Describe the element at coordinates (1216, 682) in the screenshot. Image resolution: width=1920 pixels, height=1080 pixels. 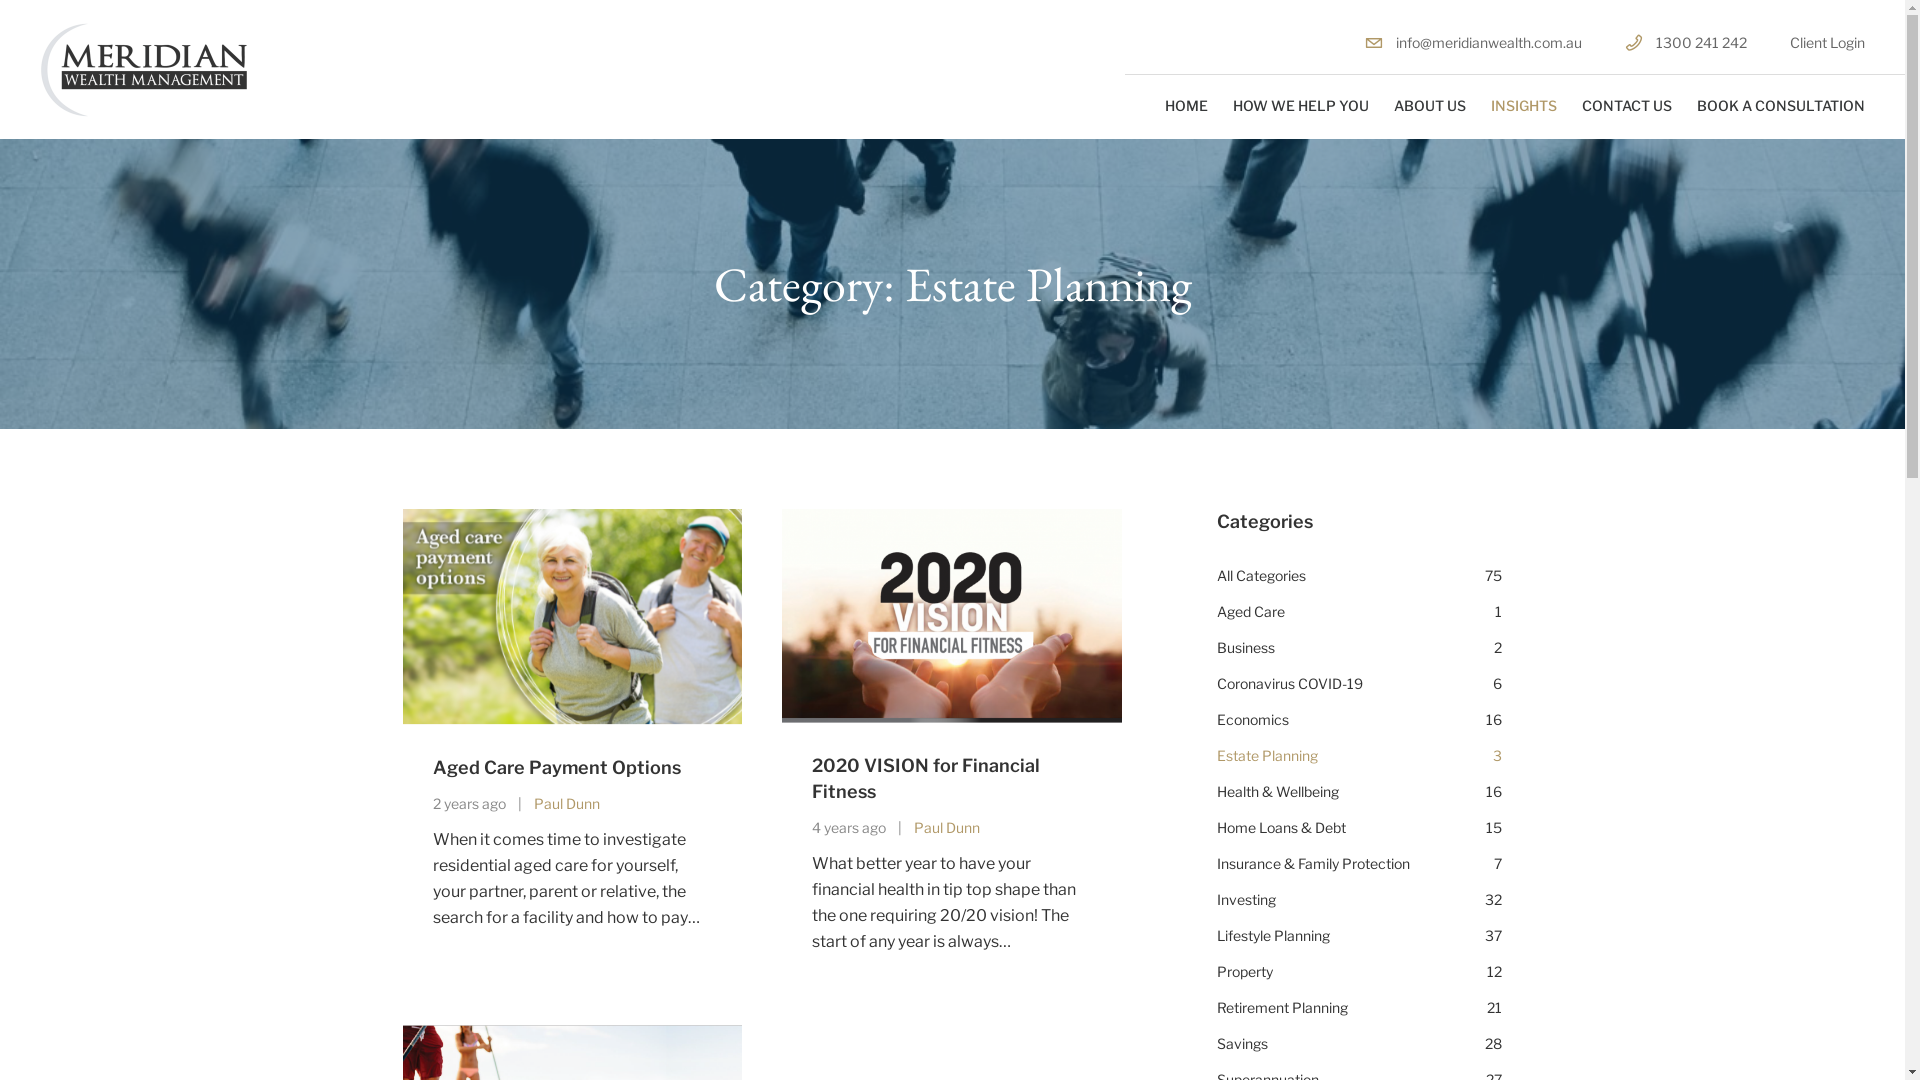
I see `'Coronavirus COVID-19` at that location.